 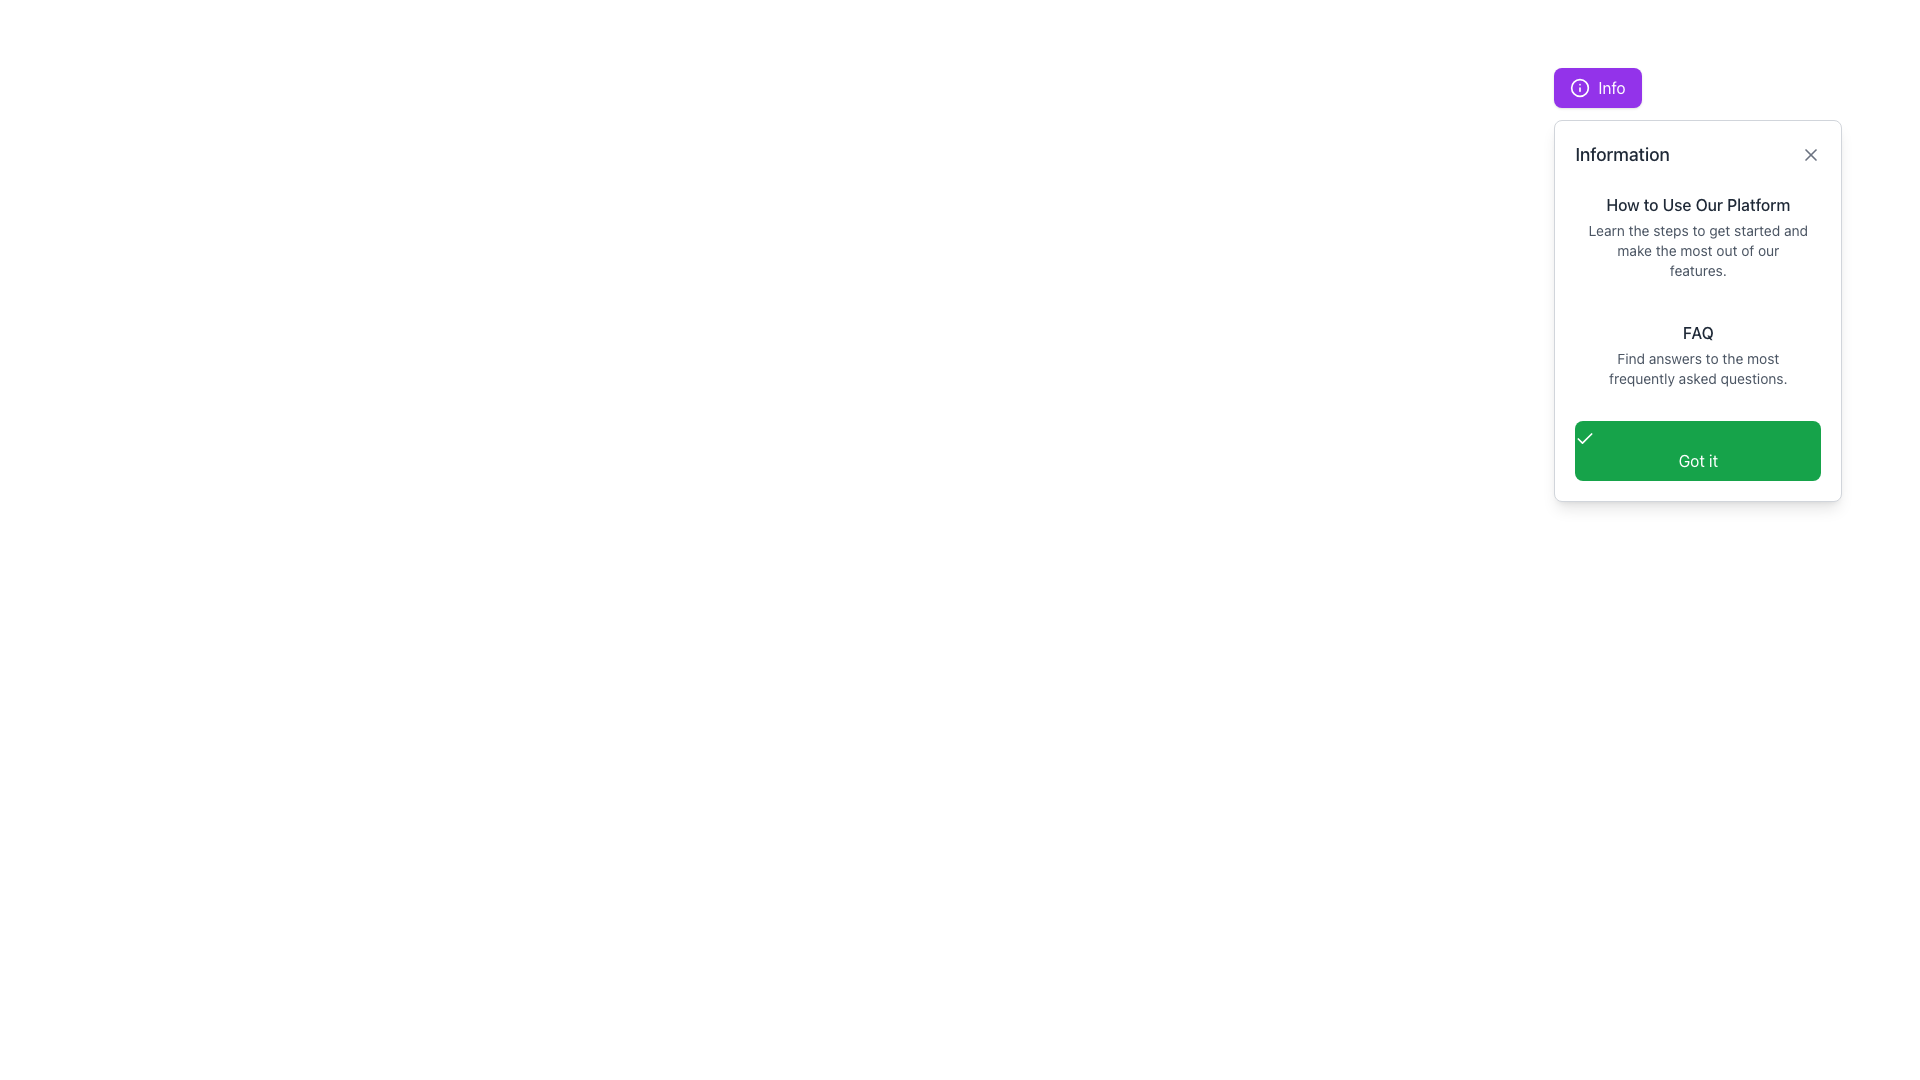 I want to click on the bold text label reading 'FAQ', which is styled with a medium font weight and dark gray color on a white background, located centered horizontally within the modal window, so click(x=1697, y=331).